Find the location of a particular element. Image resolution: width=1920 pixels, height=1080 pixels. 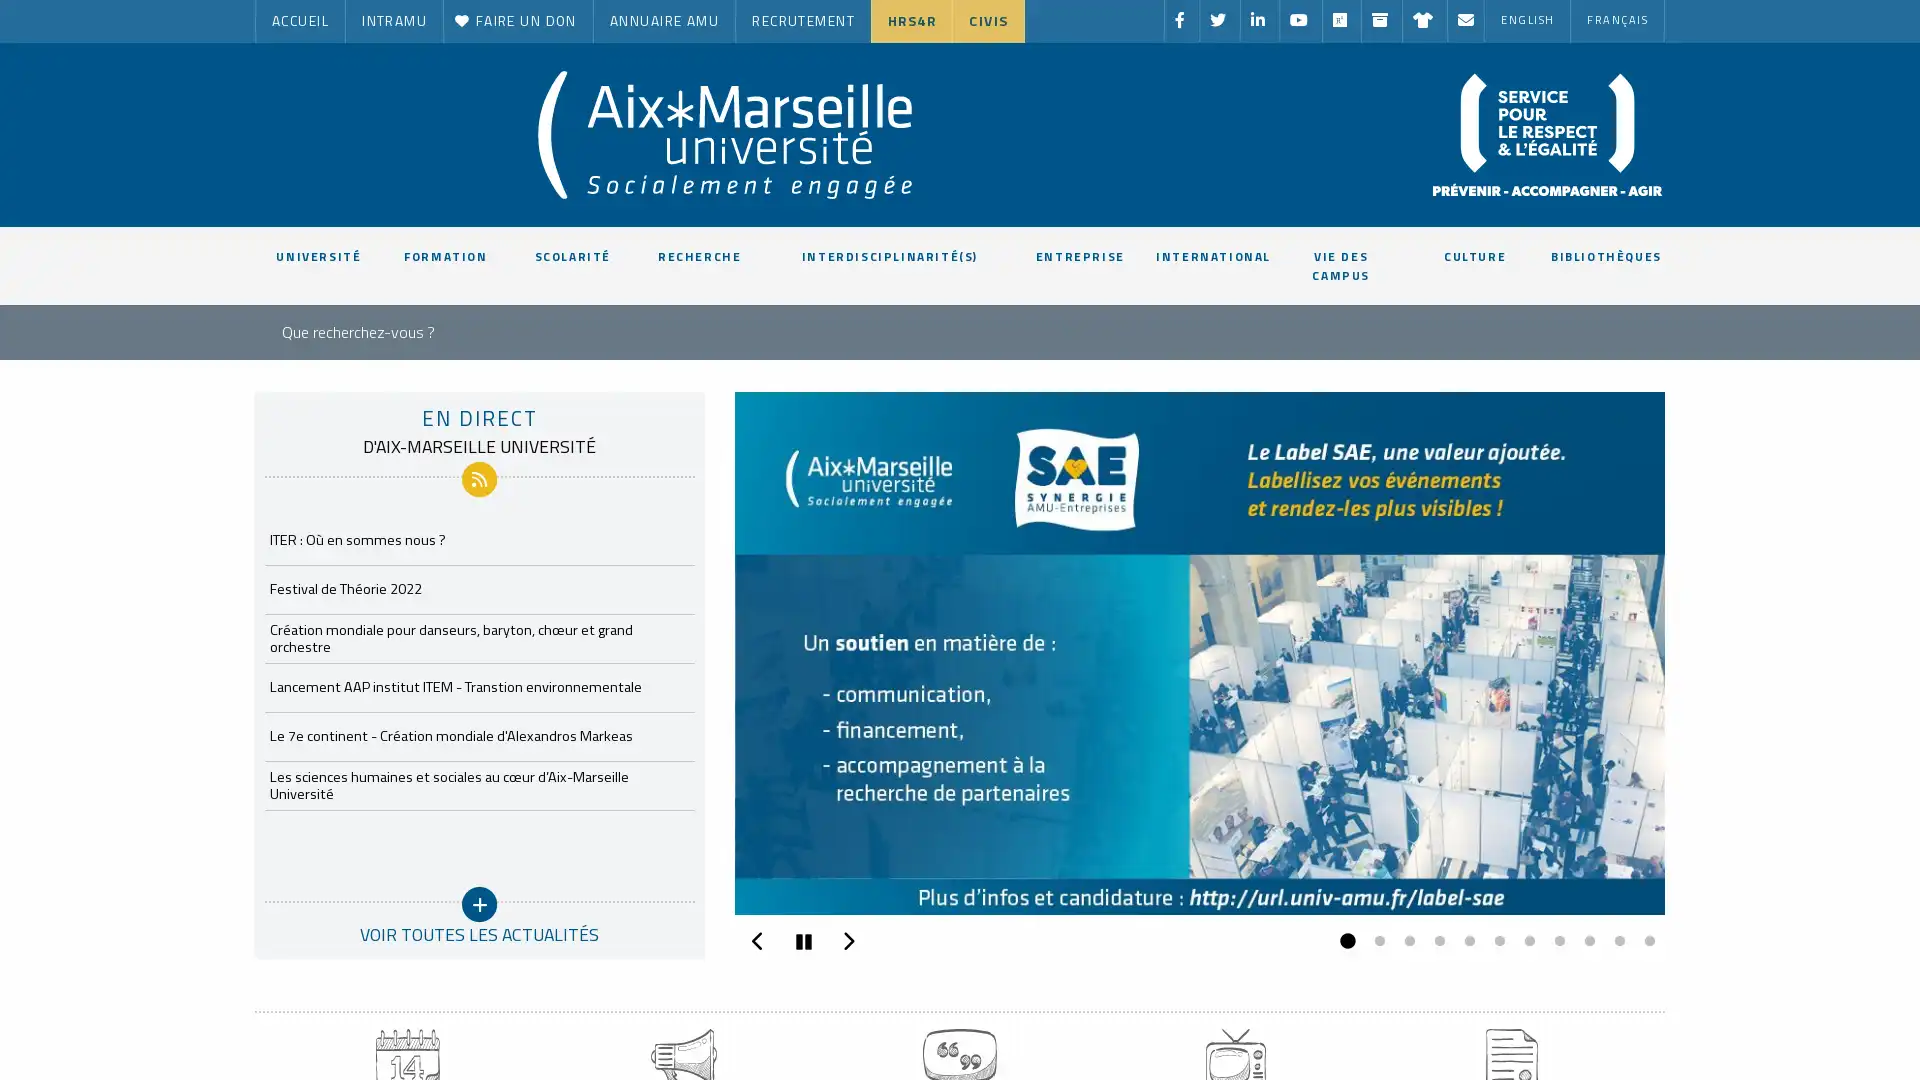

Go to slide 2 is located at coordinates (1373, 941).